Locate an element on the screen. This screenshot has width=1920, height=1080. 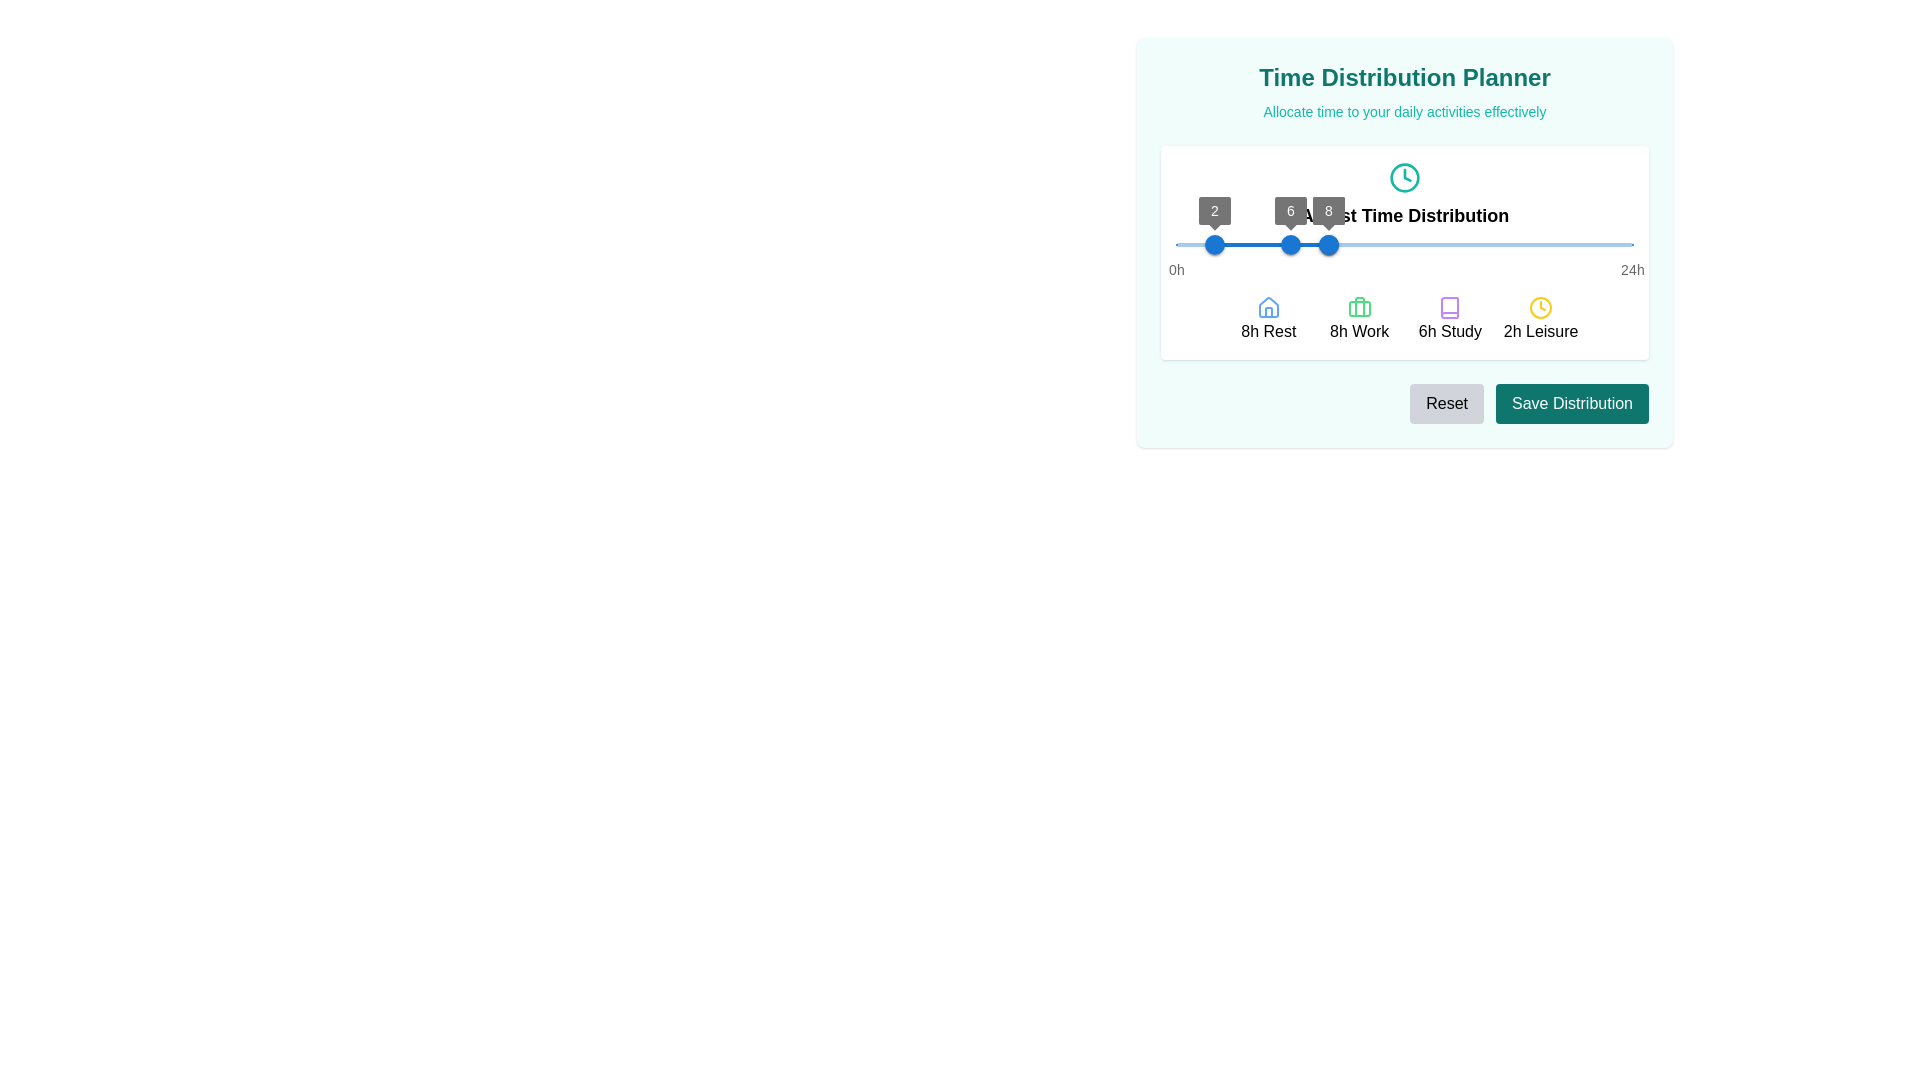
the small text label displaying the number '6', which is encased in a circular shape and positioned above the blue bar of the slider widget is located at coordinates (1291, 209).